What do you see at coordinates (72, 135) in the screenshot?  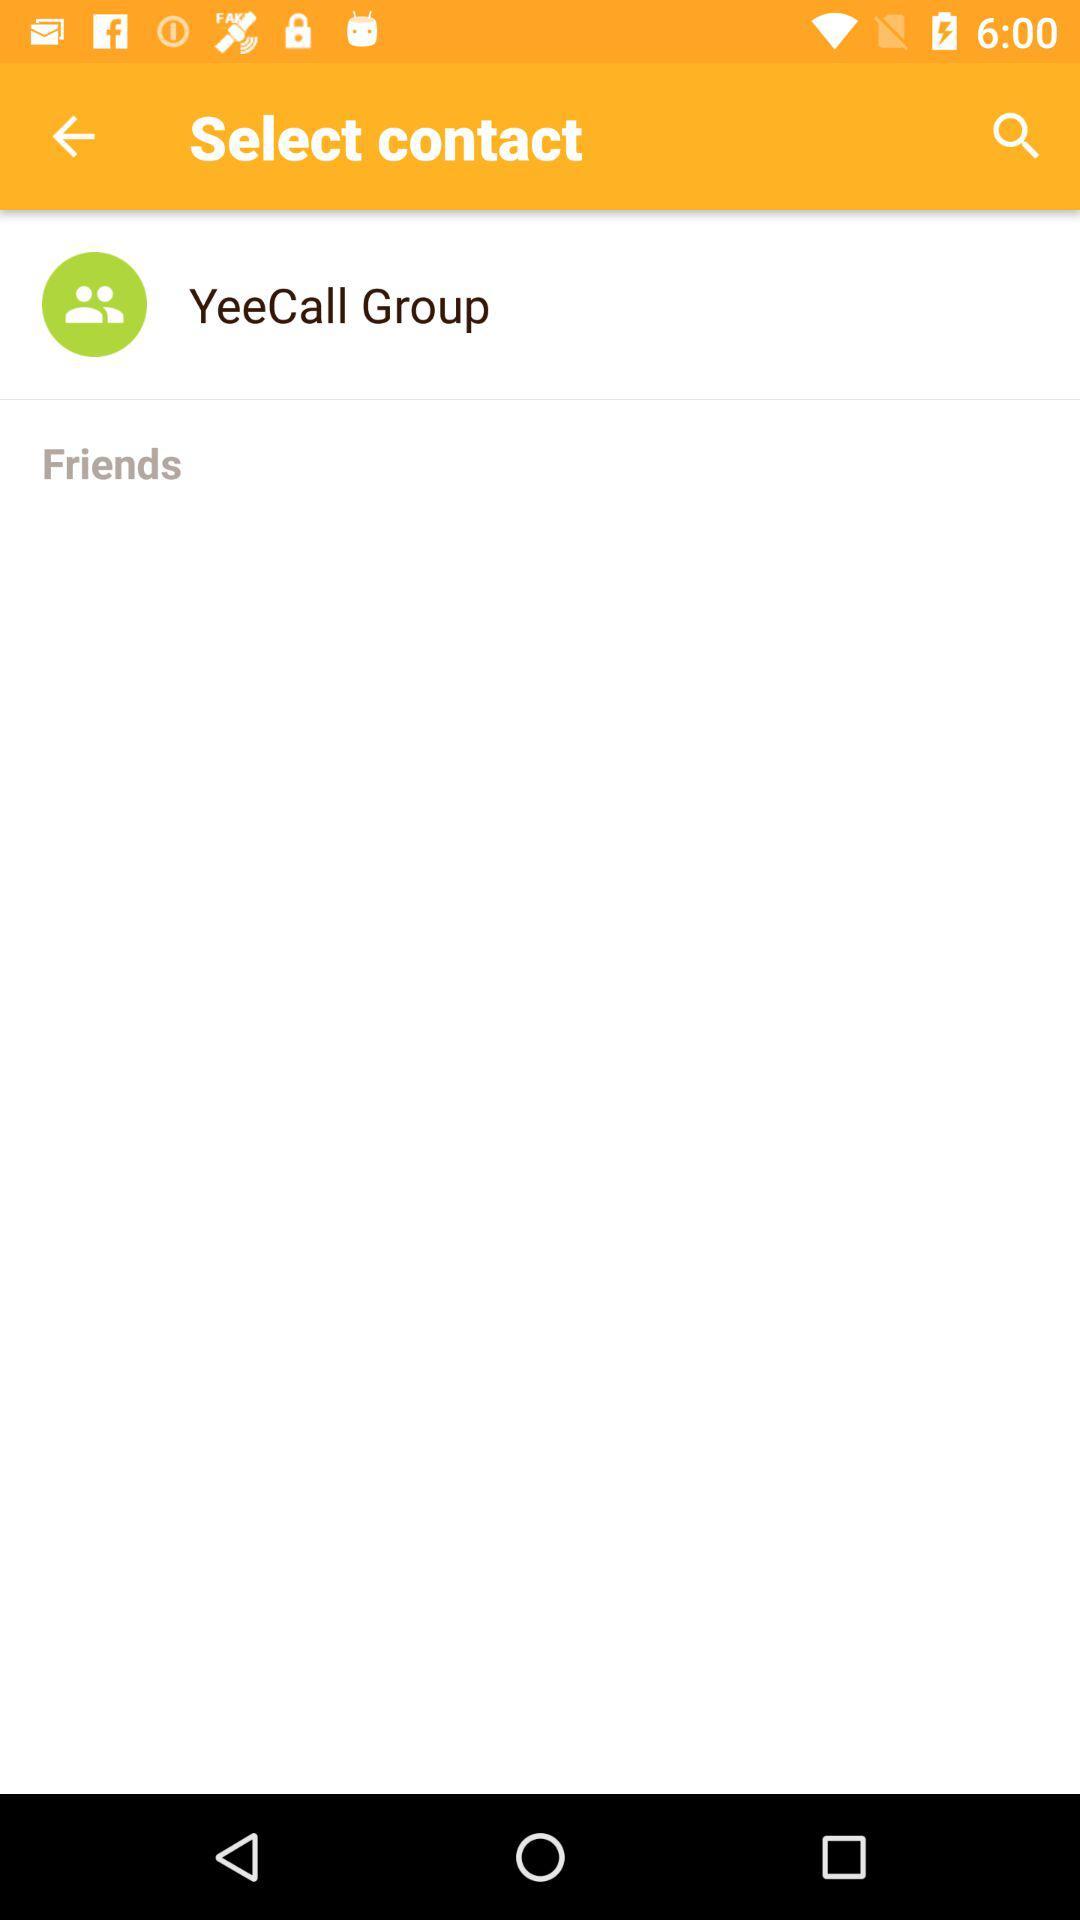 I see `previous` at bounding box center [72, 135].